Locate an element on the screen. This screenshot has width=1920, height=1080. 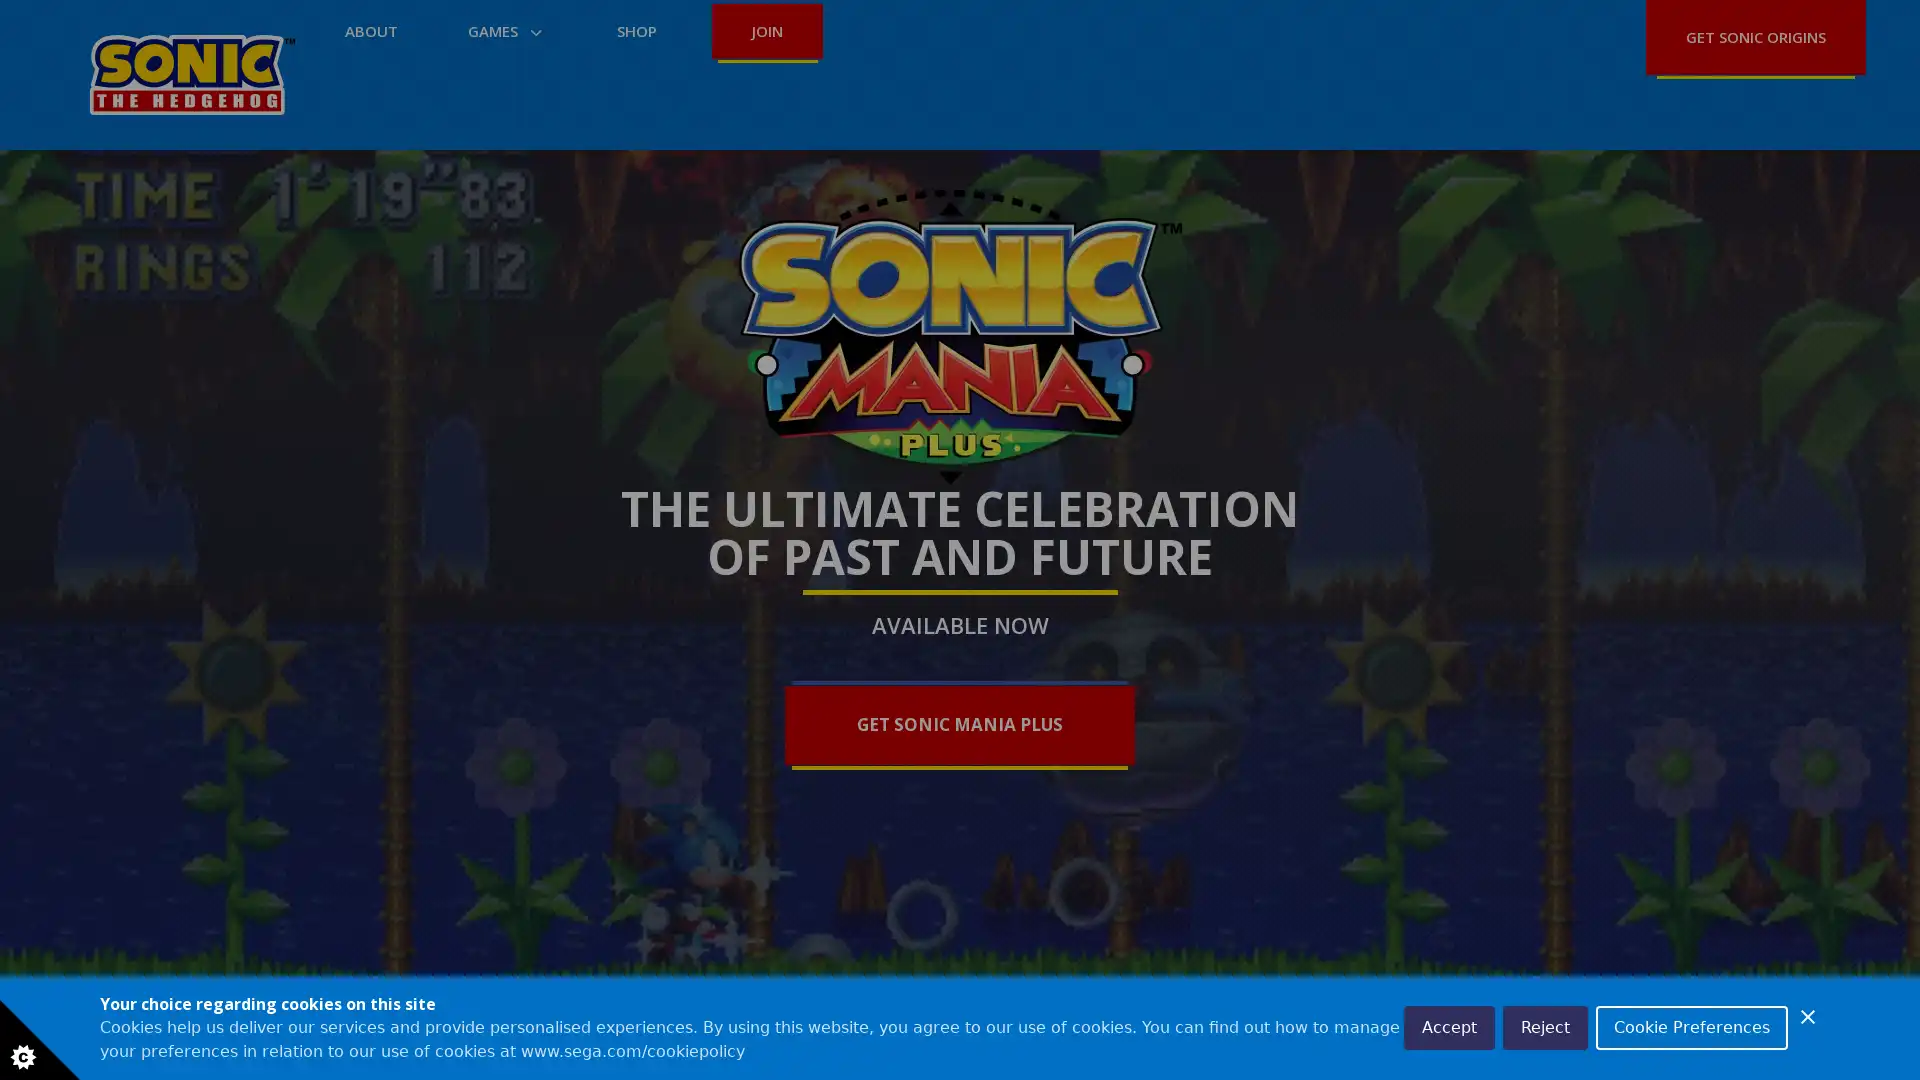
Cookie Preferences is located at coordinates (1691, 1028).